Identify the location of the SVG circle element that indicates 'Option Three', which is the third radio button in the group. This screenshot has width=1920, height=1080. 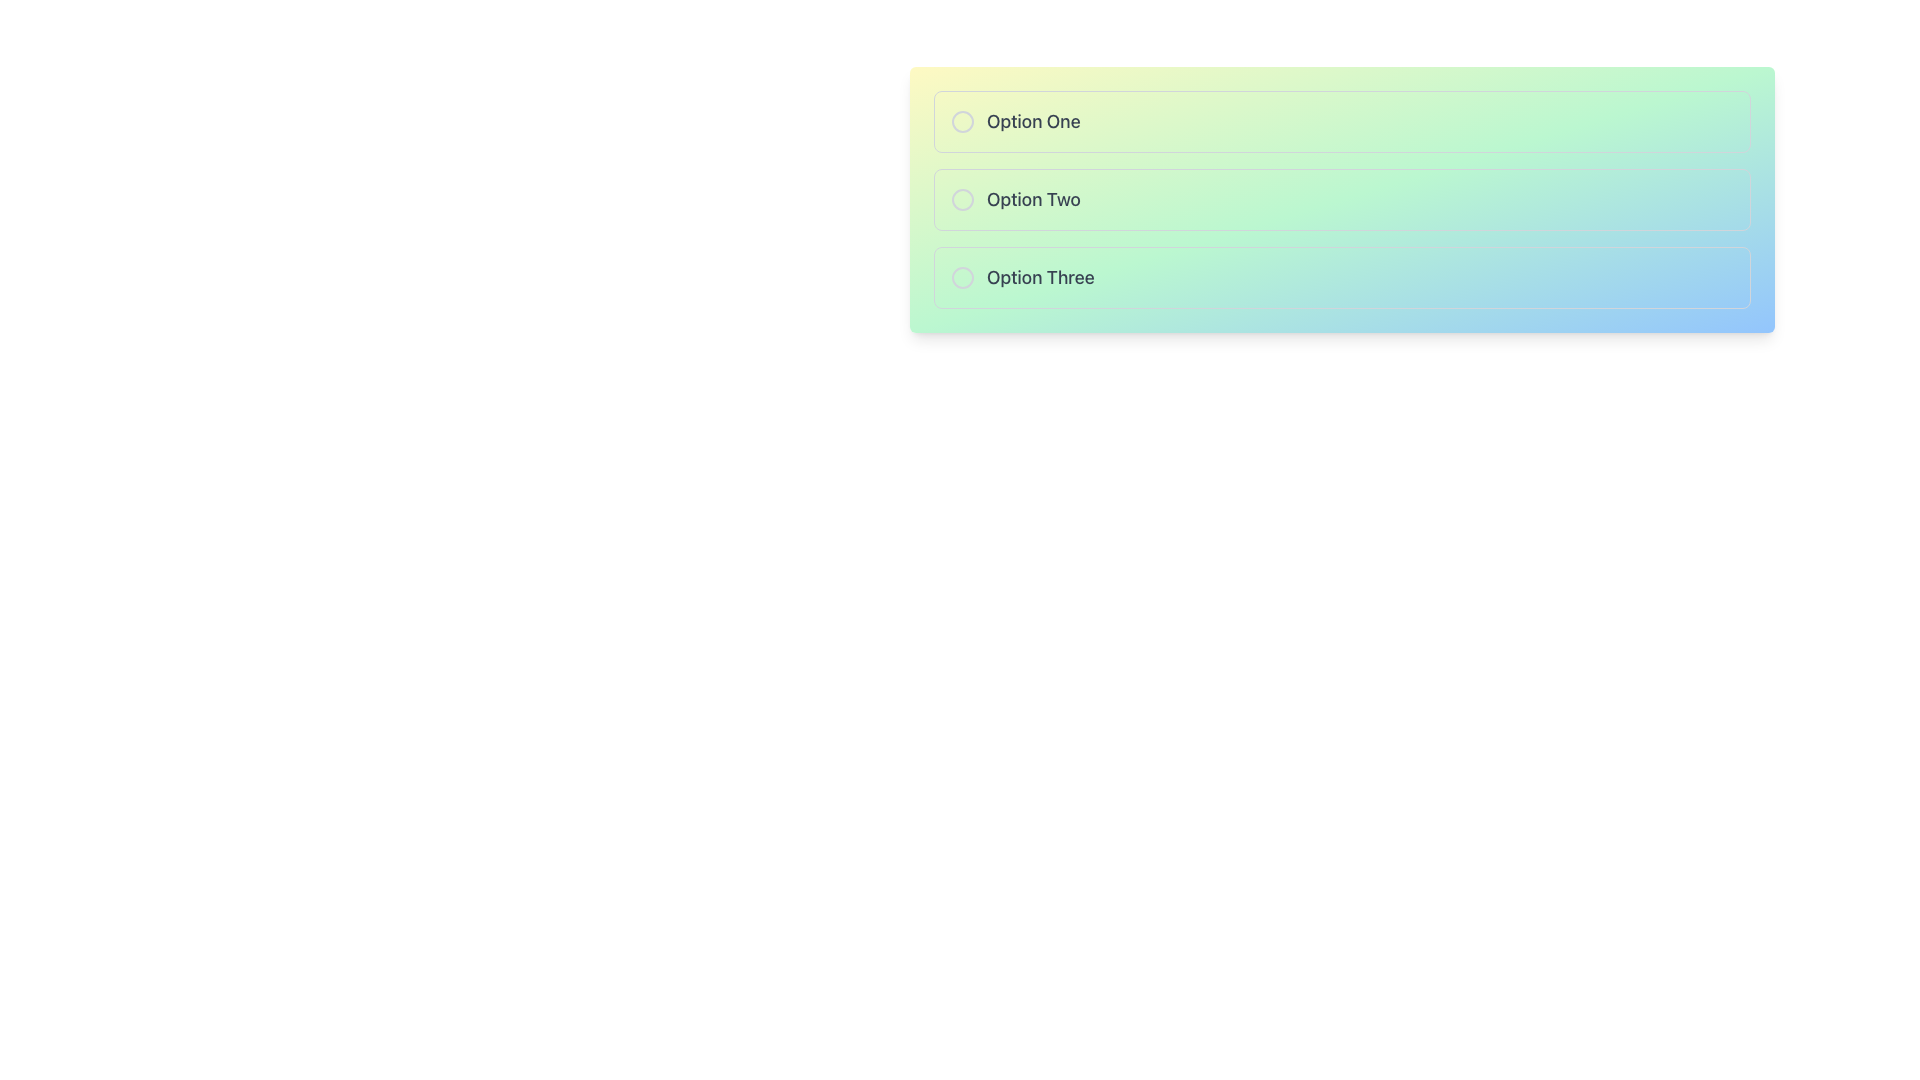
(963, 277).